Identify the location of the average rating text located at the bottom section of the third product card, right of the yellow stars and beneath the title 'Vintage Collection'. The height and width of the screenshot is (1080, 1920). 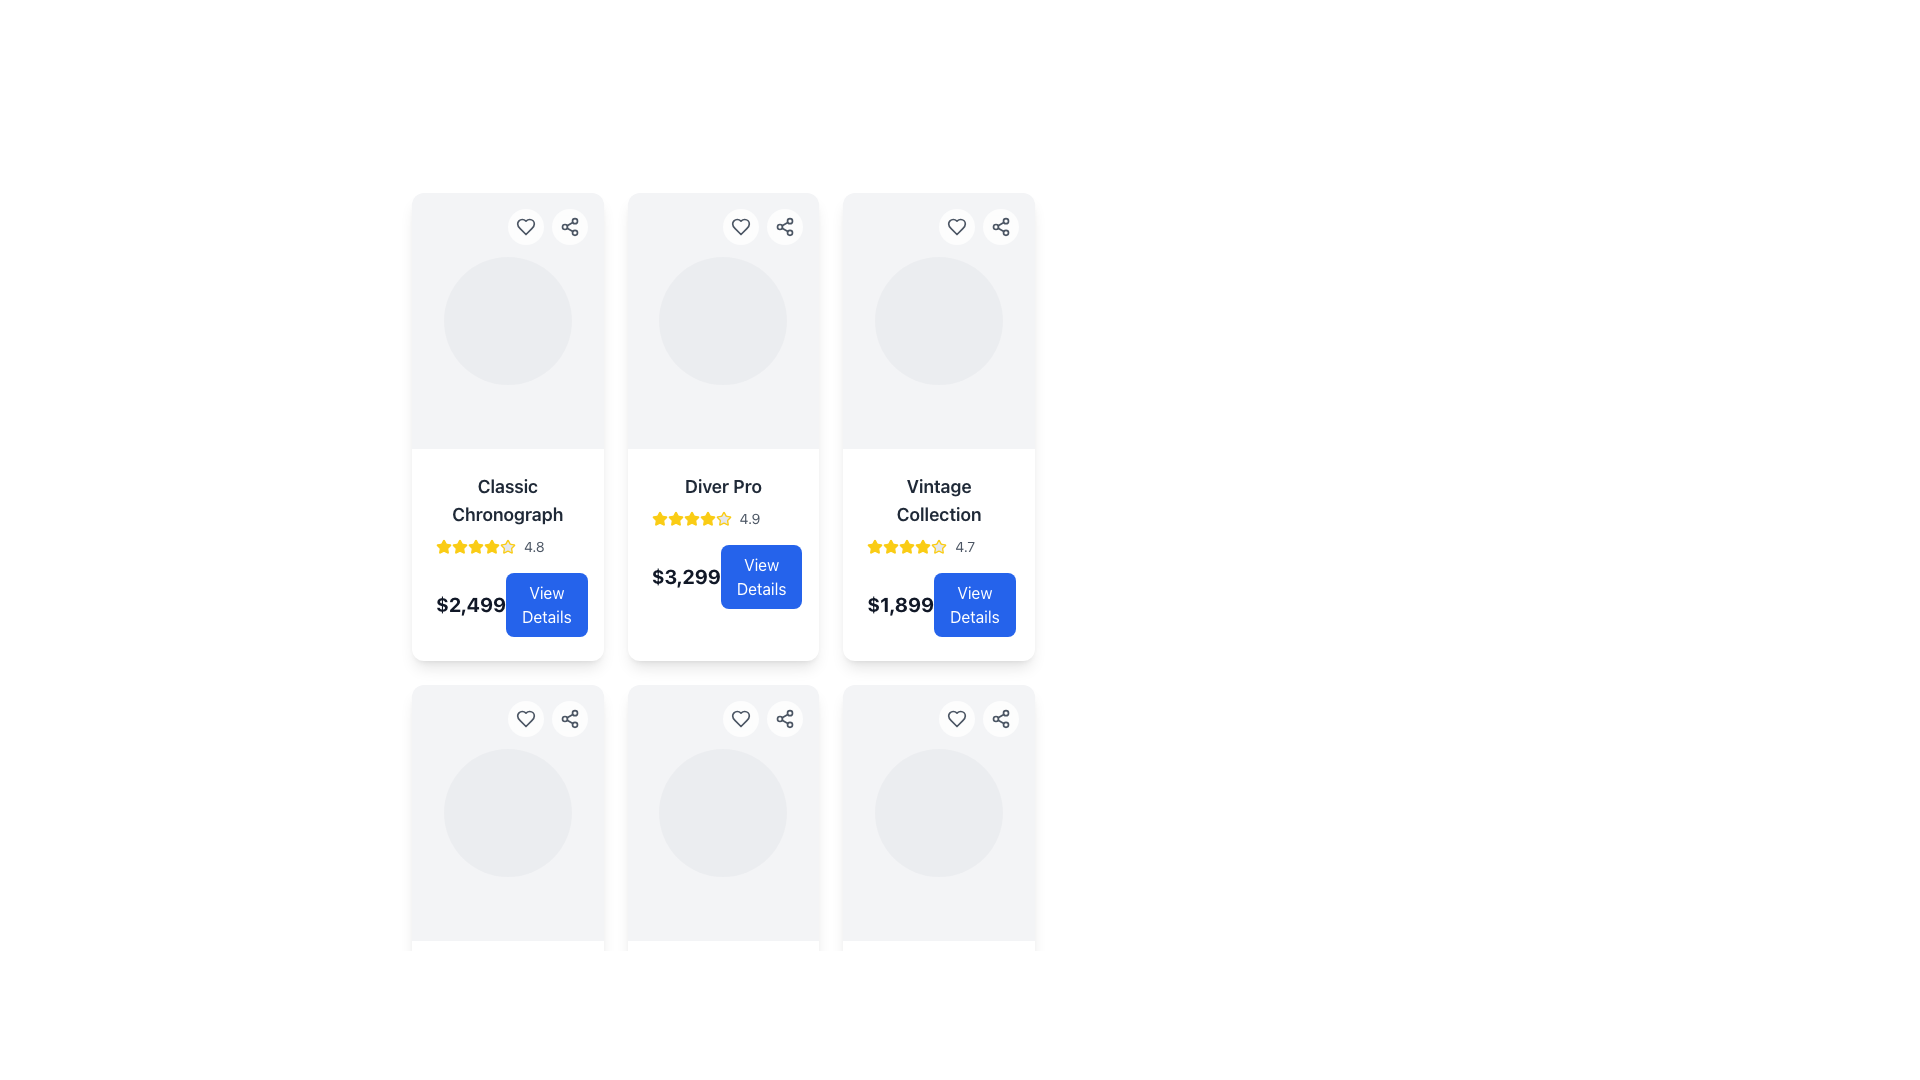
(965, 547).